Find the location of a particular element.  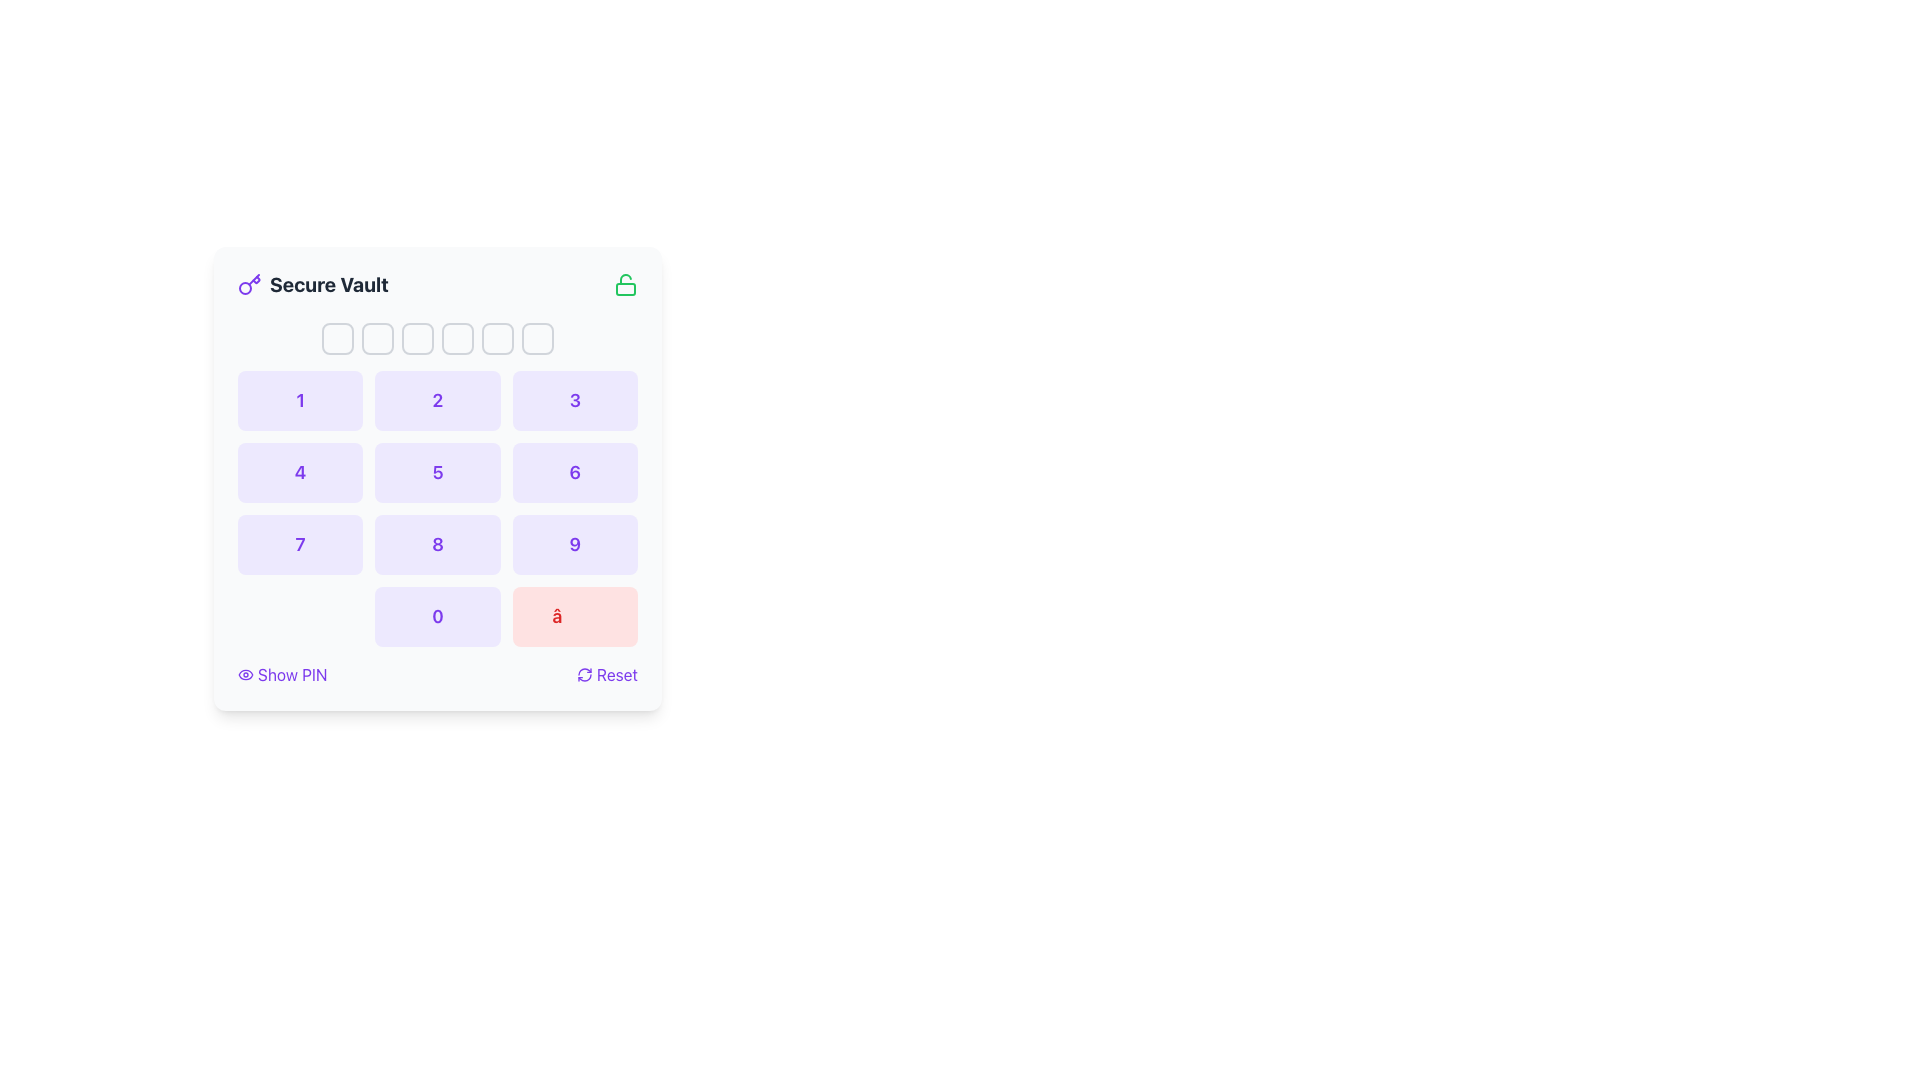

the 'Secure Vault' text label is located at coordinates (329, 285).